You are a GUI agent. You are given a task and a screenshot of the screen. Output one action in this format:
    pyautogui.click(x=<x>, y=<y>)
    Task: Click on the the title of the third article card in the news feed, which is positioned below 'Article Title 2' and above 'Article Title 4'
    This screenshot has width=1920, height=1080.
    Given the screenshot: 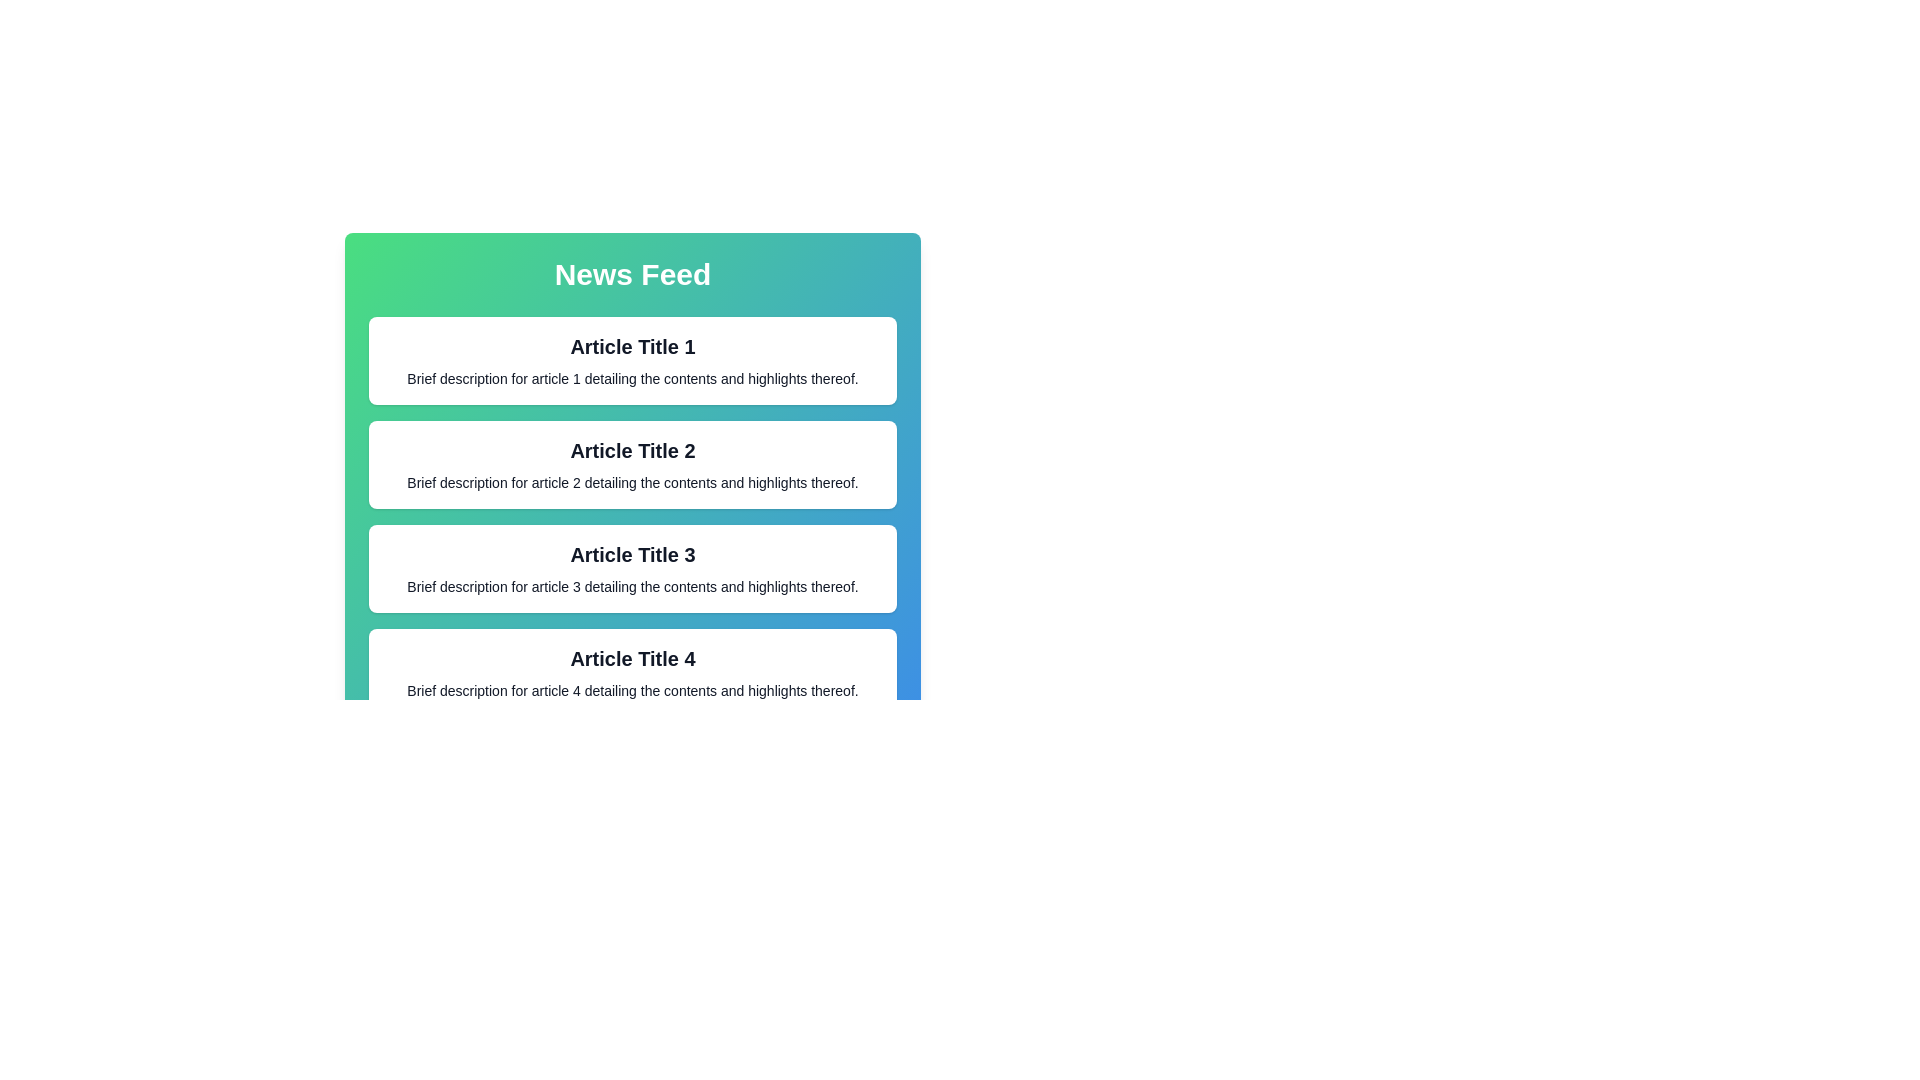 What is the action you would take?
    pyautogui.click(x=632, y=555)
    